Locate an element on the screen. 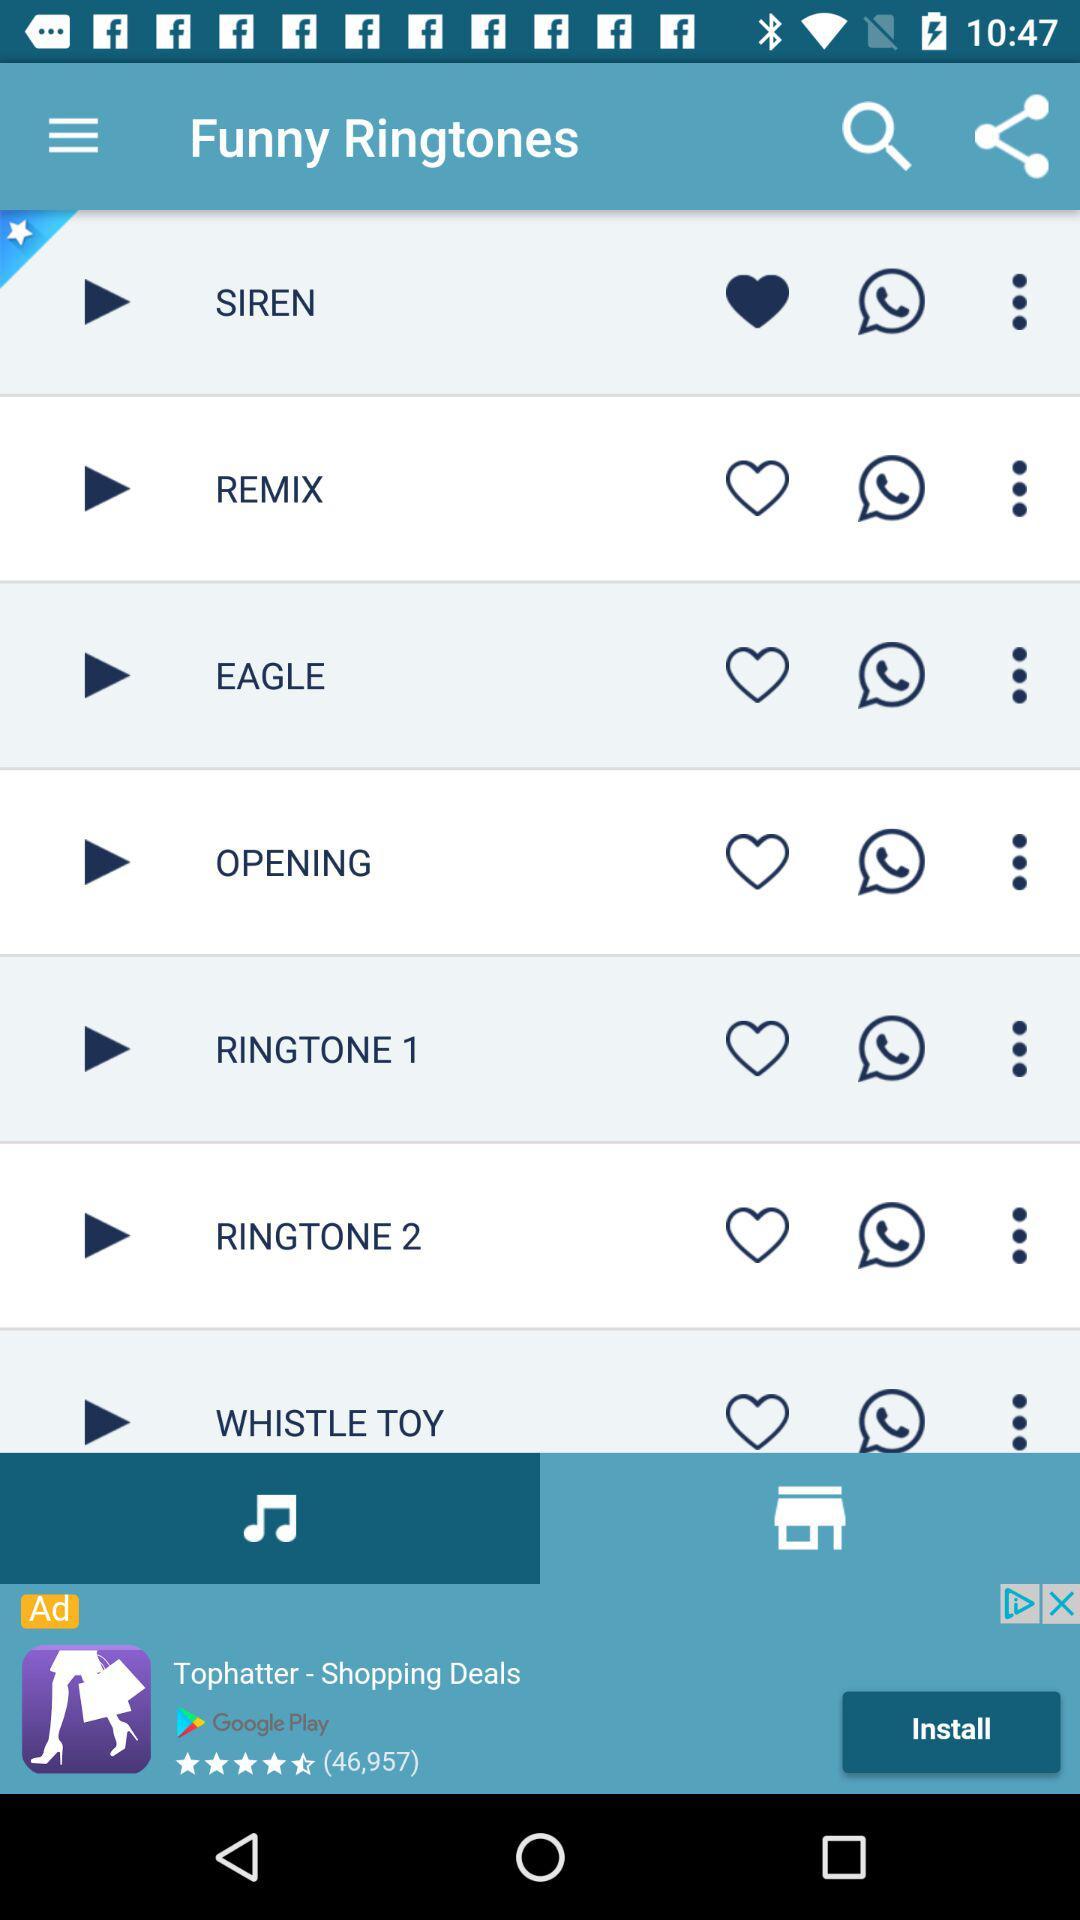 The image size is (1080, 1920). like button is located at coordinates (757, 488).